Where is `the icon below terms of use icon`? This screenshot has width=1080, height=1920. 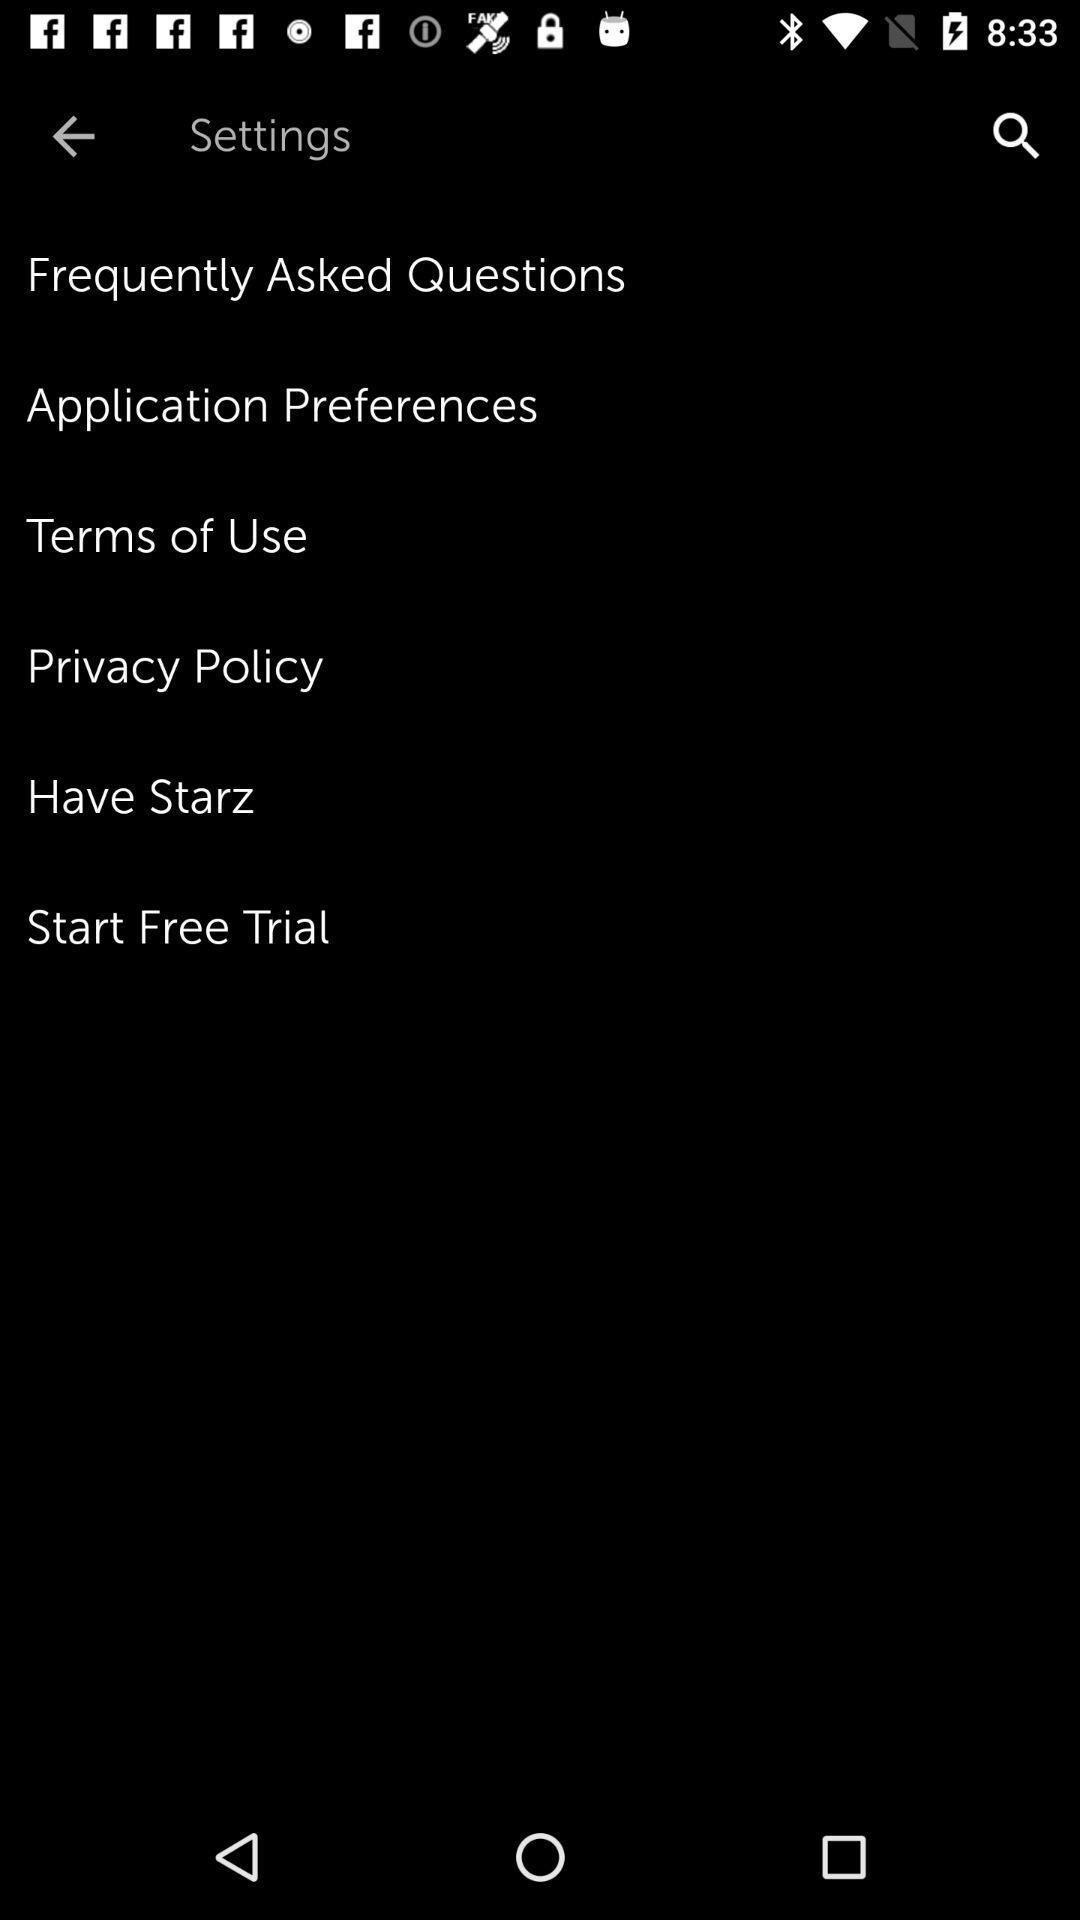 the icon below terms of use icon is located at coordinates (553, 666).